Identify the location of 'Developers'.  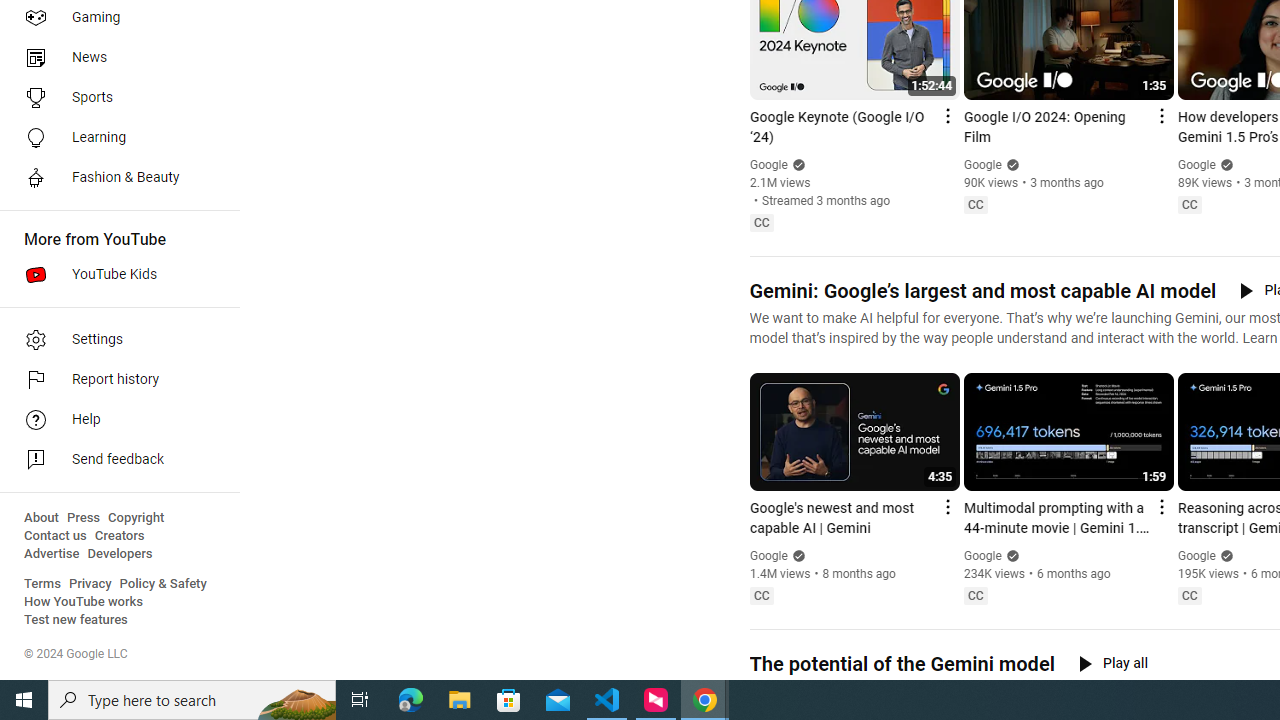
(119, 554).